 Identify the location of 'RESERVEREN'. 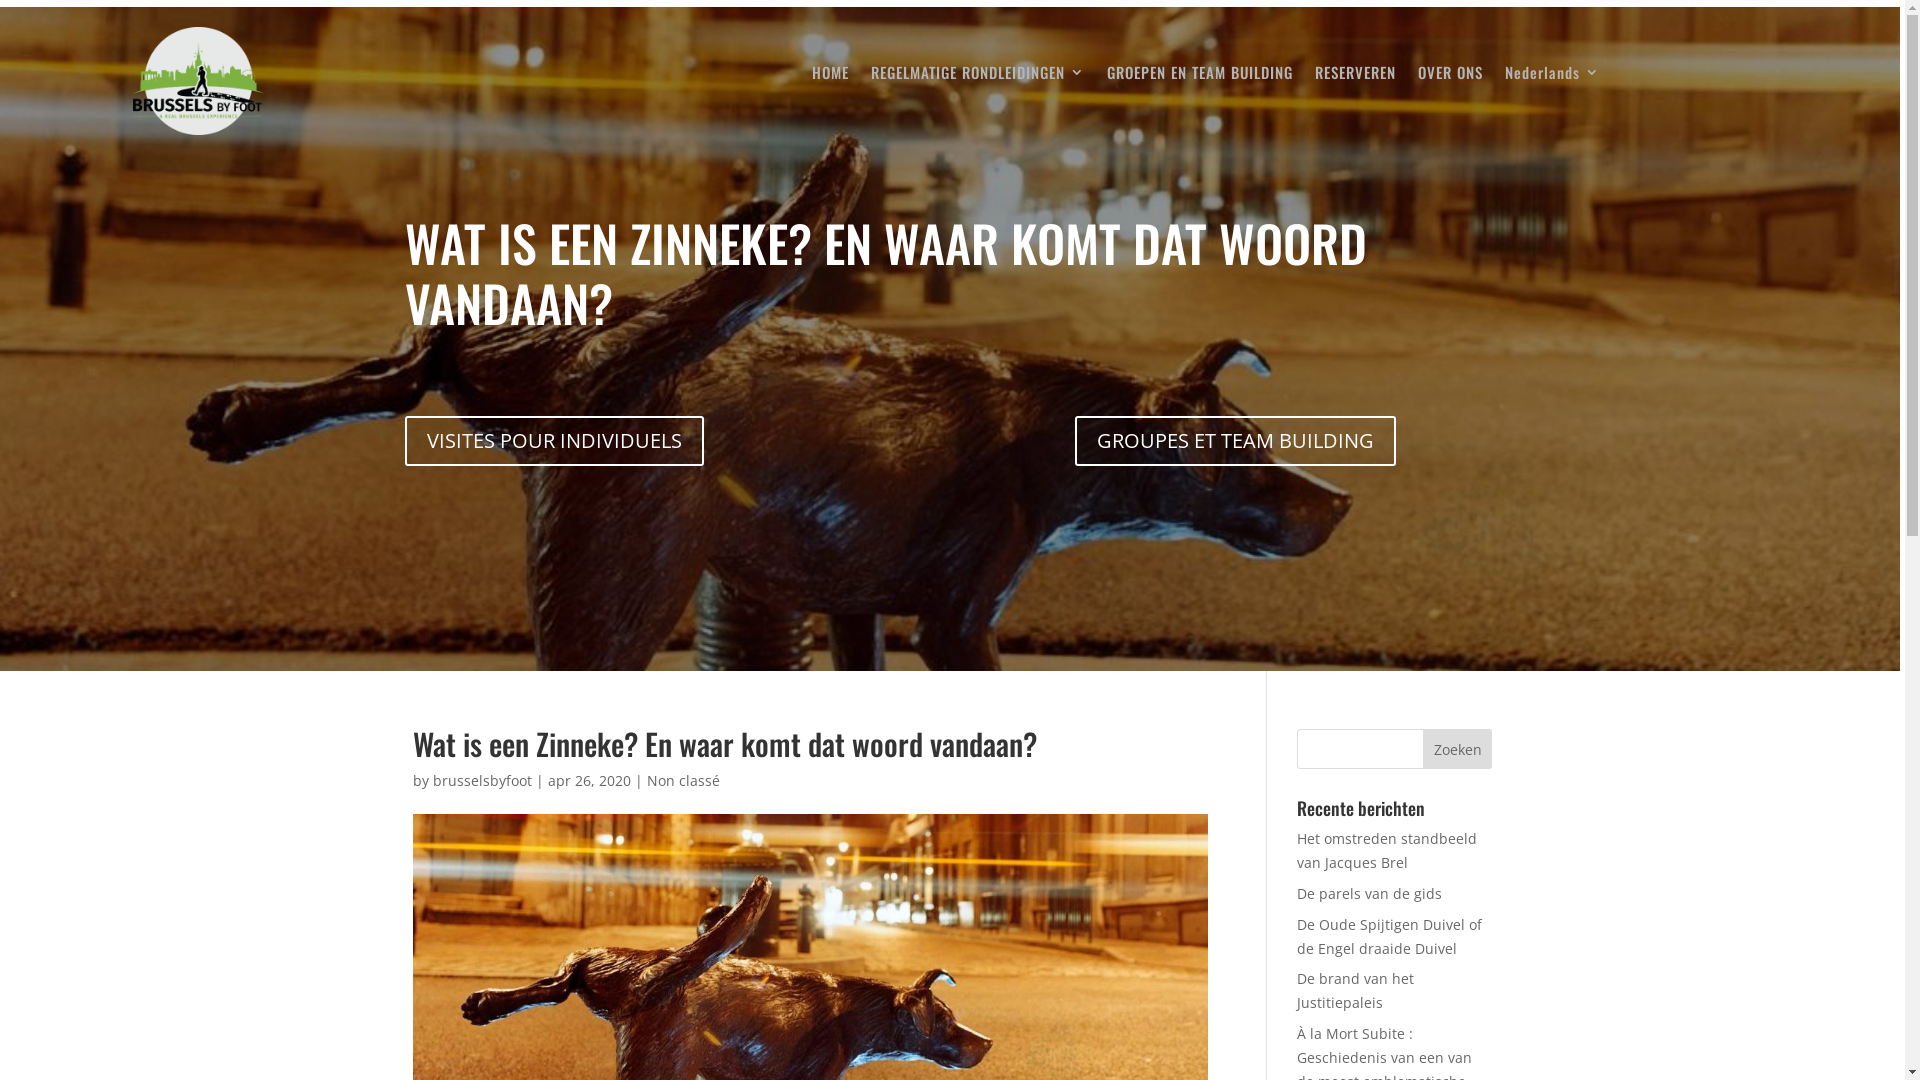
(1315, 75).